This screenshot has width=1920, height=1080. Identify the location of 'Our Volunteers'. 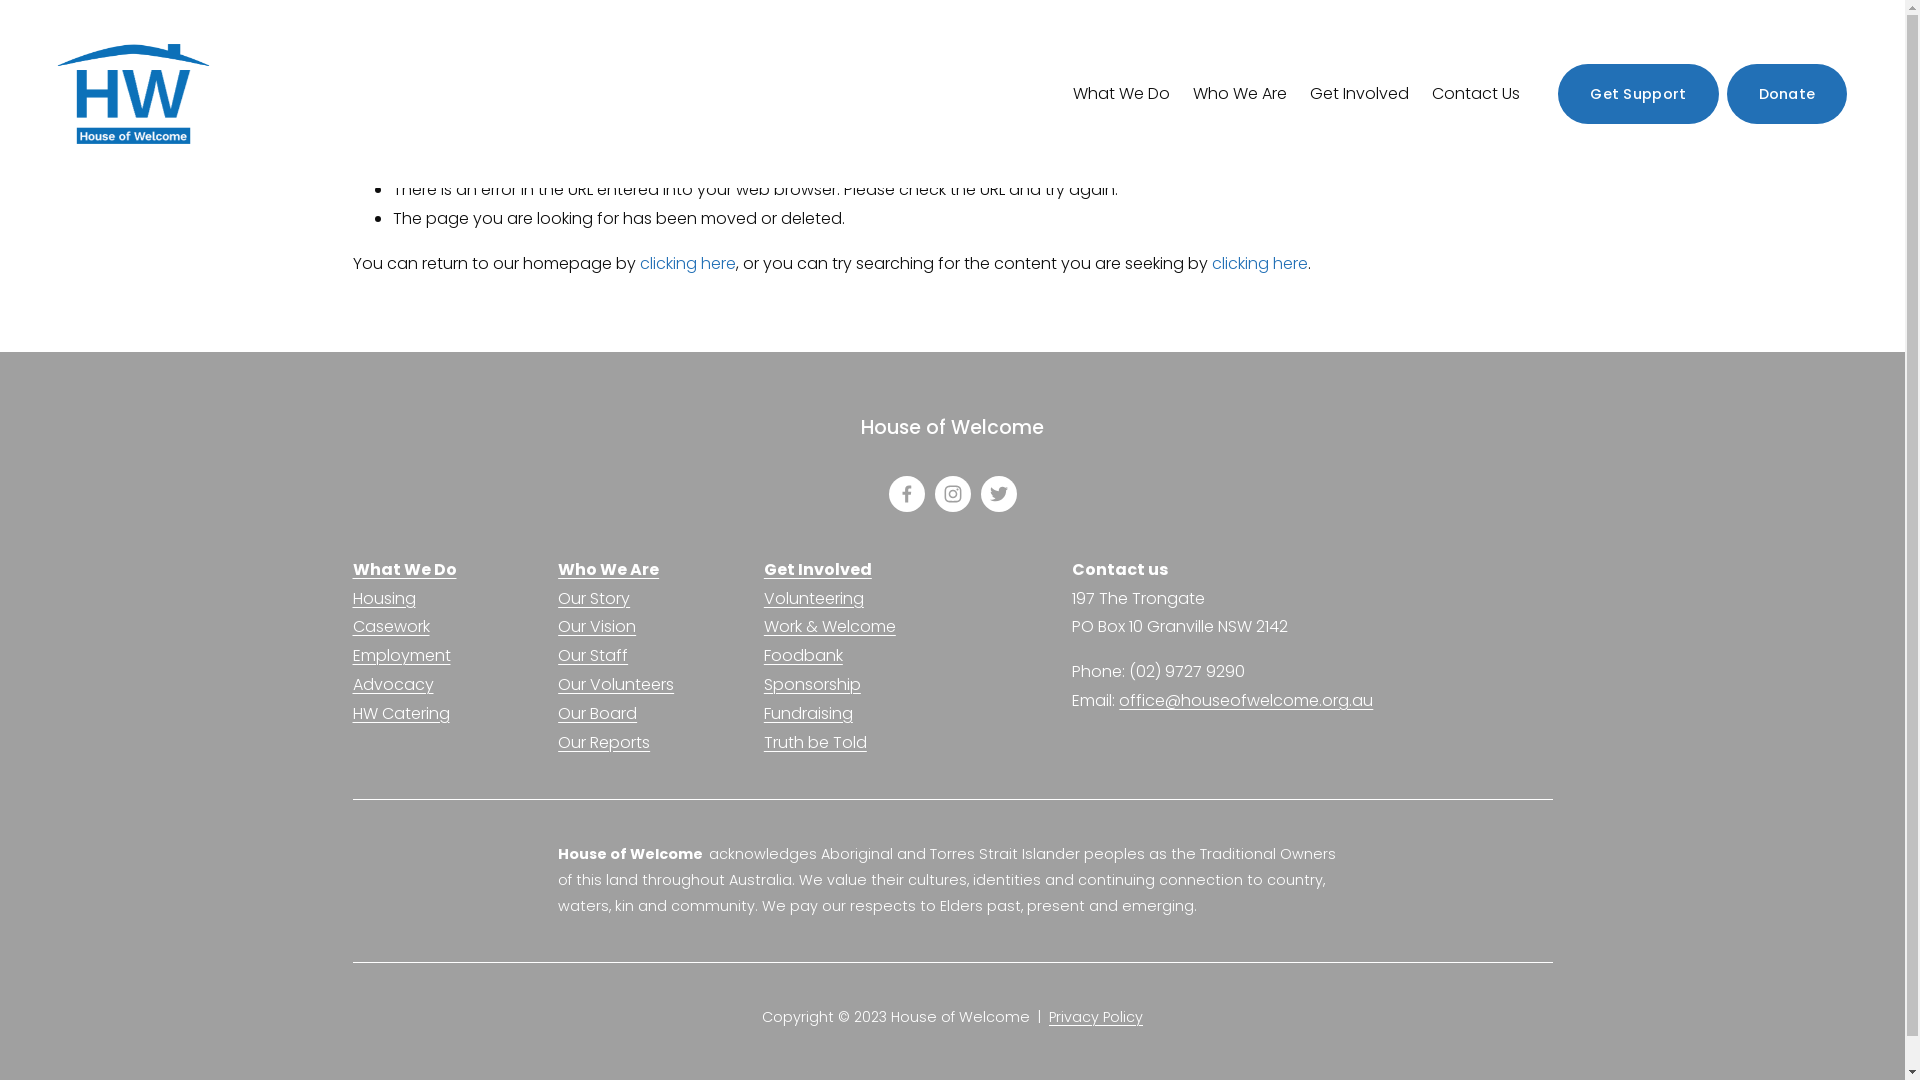
(614, 684).